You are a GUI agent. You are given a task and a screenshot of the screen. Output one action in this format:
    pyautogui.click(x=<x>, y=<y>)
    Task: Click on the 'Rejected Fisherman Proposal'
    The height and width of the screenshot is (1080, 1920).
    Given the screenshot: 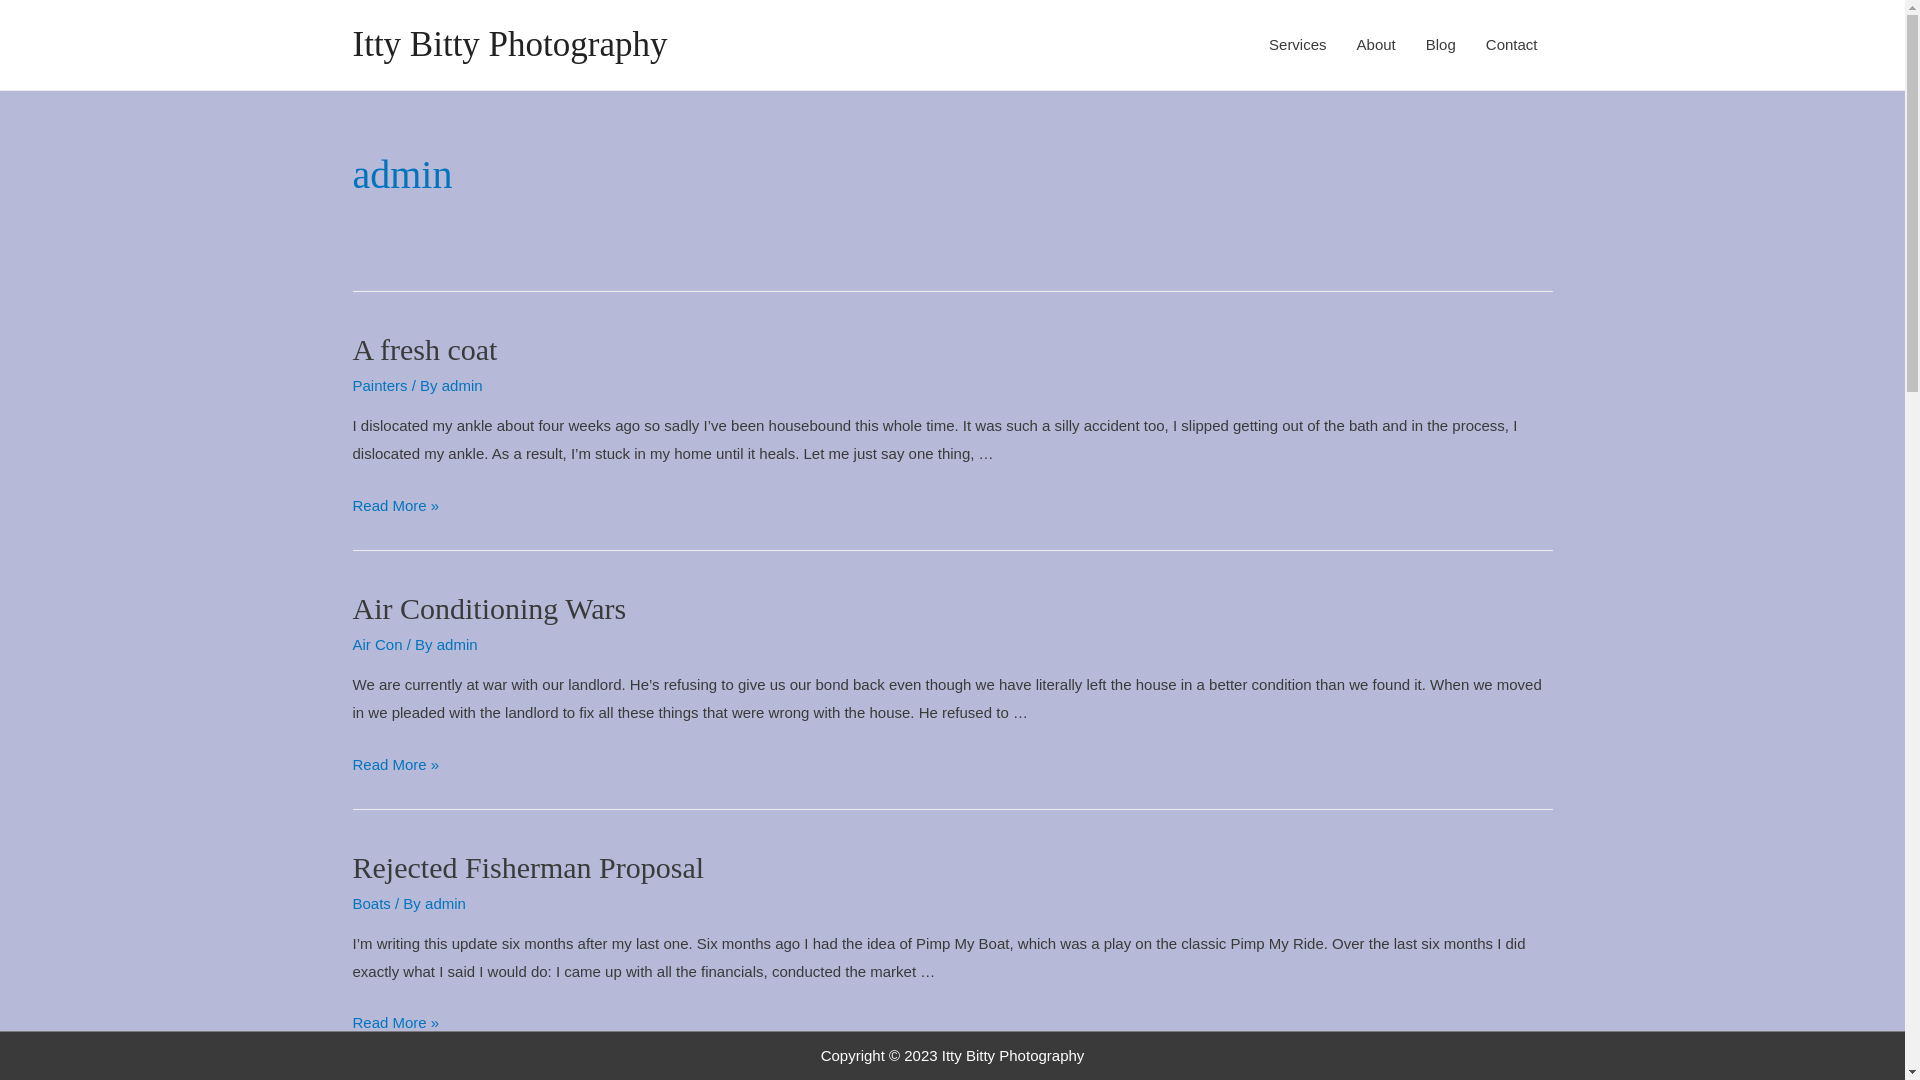 What is the action you would take?
    pyautogui.click(x=528, y=866)
    